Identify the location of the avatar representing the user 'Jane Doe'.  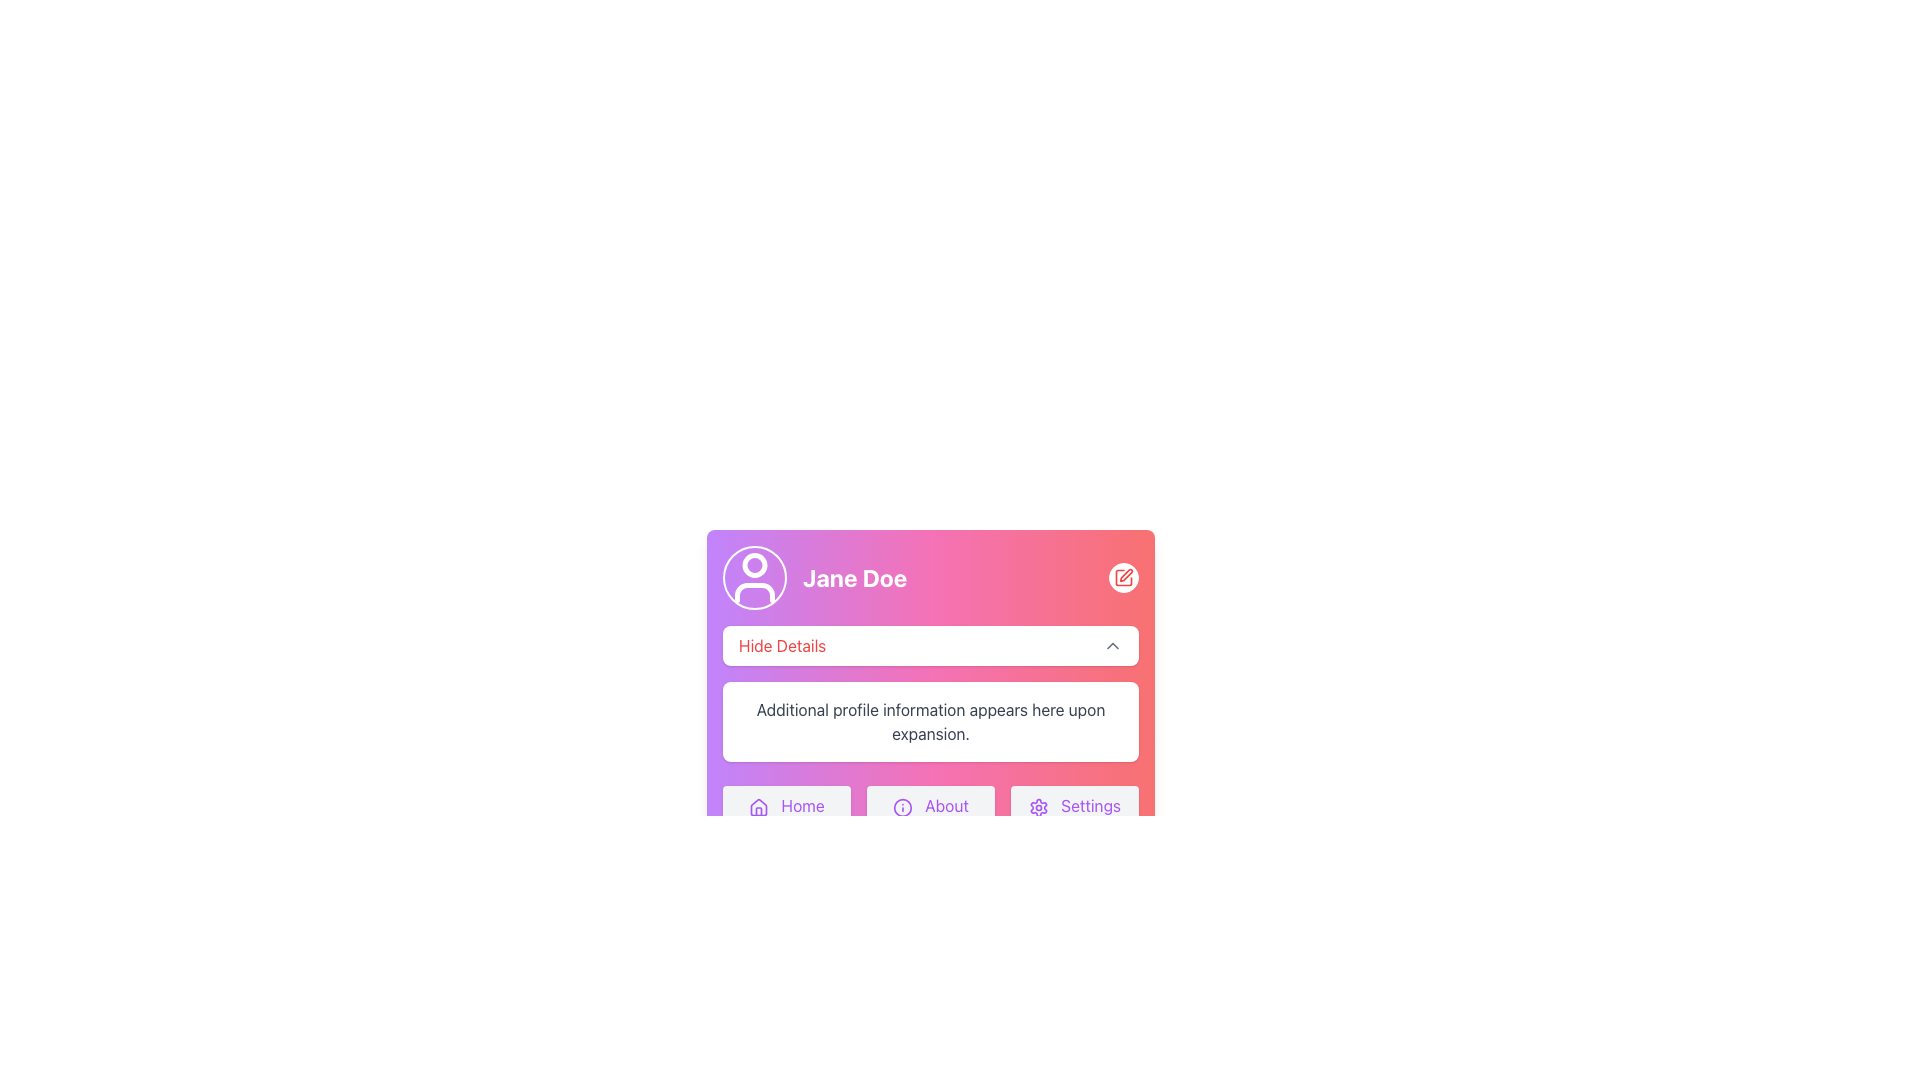
(753, 578).